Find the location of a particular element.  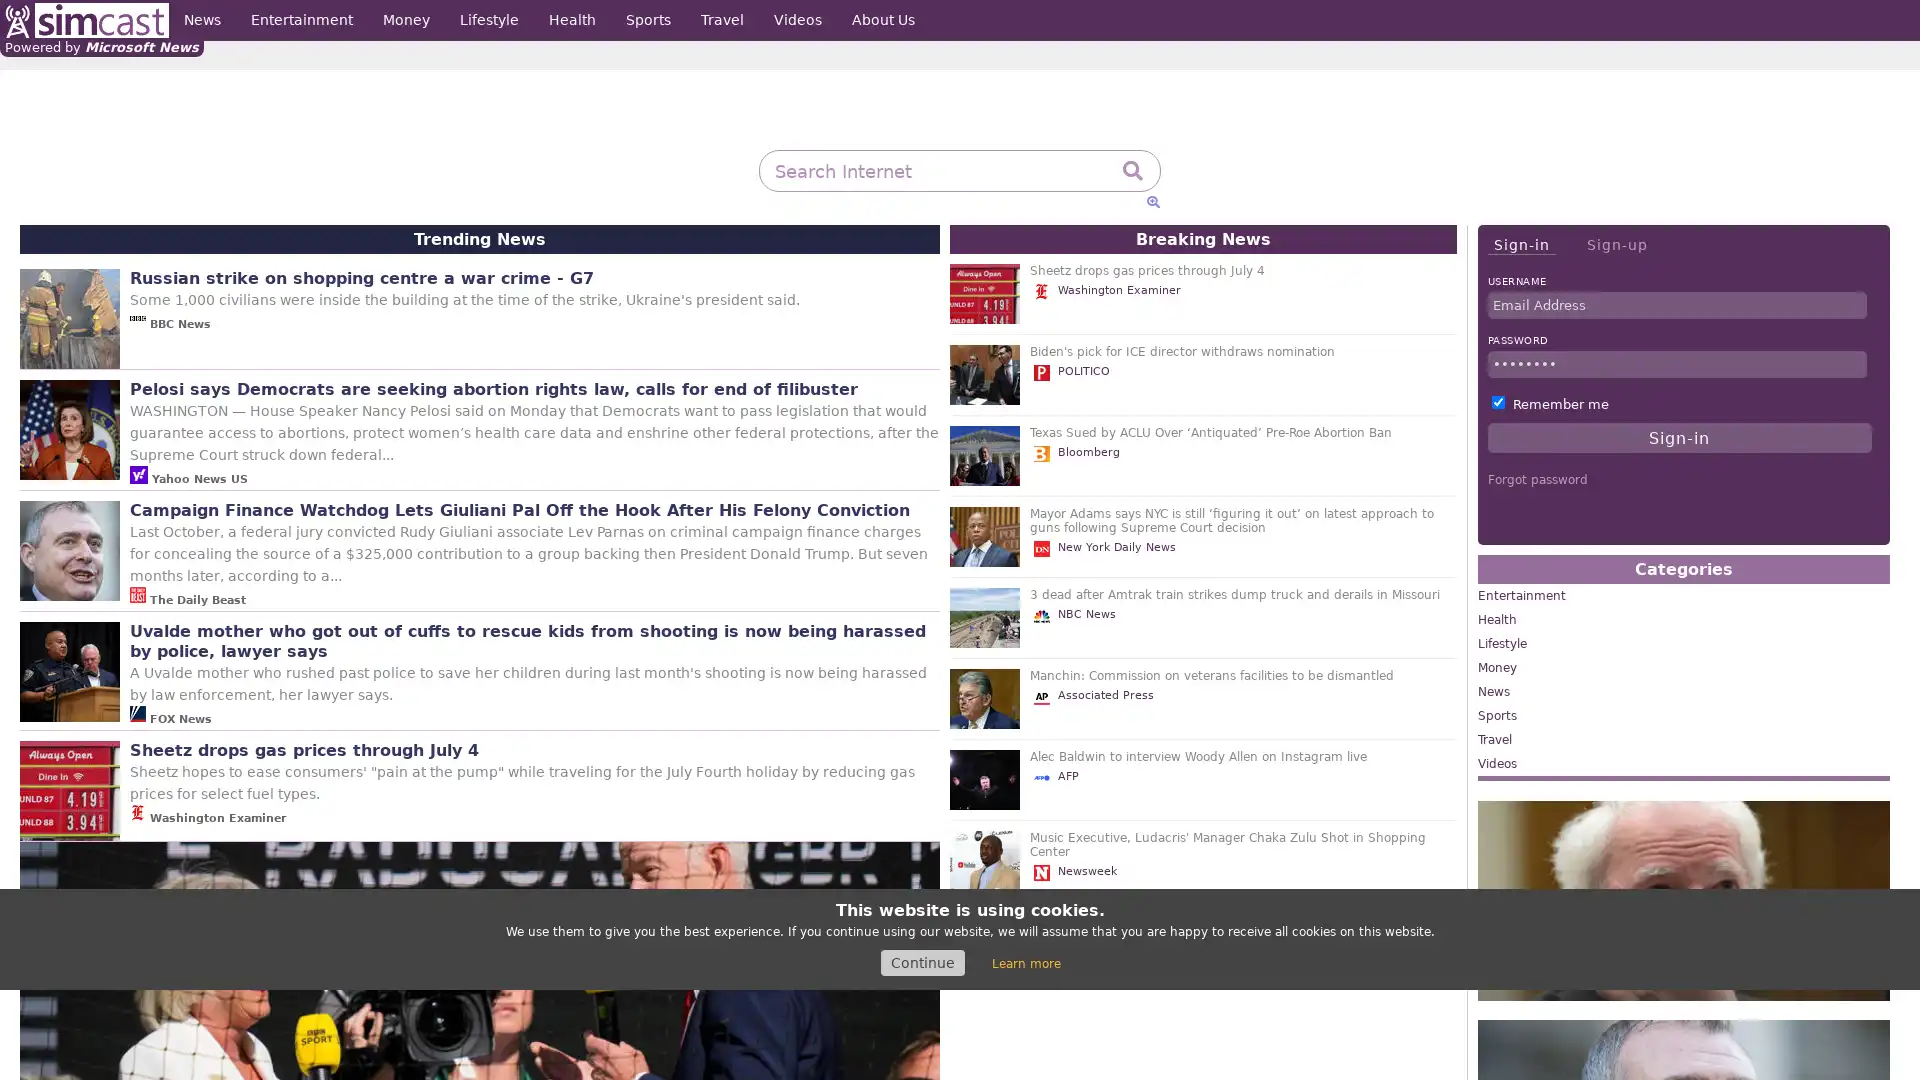

Sign-in is located at coordinates (1679, 437).